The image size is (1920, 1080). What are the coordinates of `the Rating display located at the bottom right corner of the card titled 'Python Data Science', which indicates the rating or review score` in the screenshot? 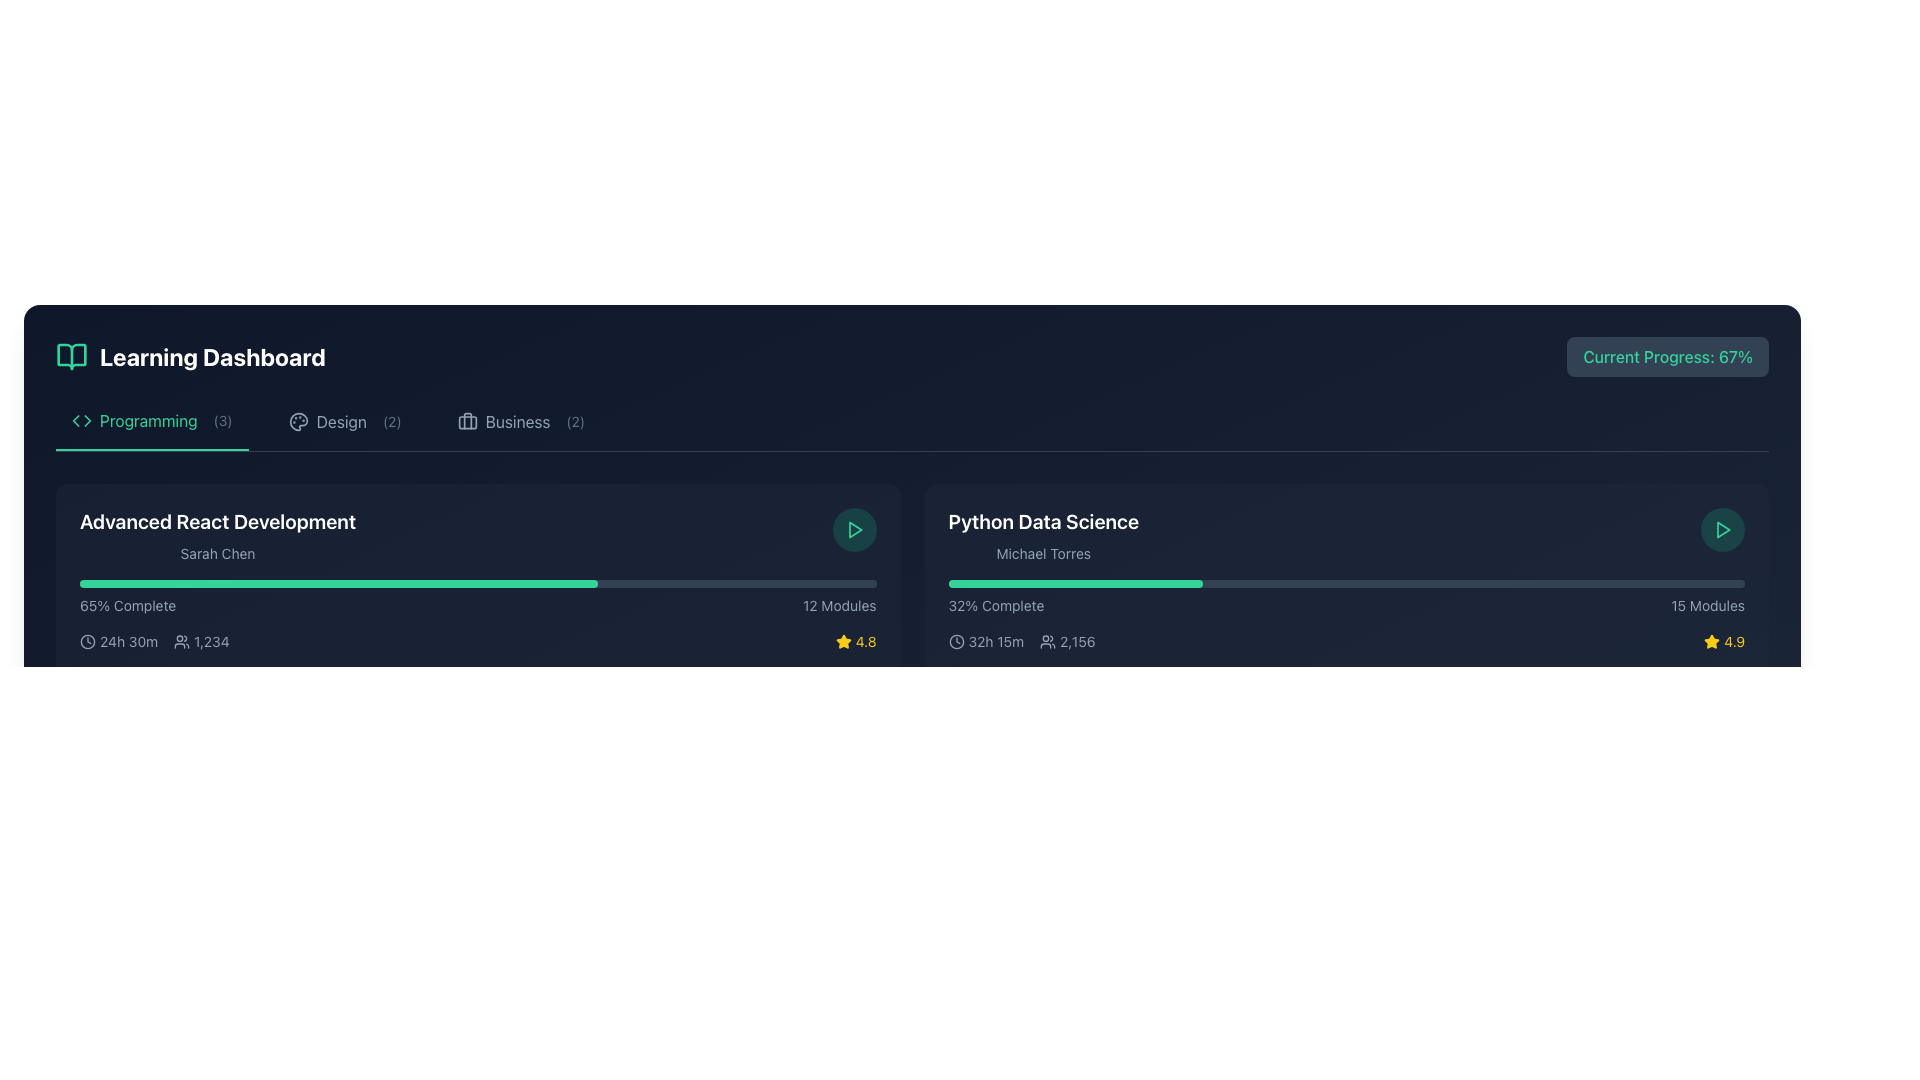 It's located at (1723, 641).